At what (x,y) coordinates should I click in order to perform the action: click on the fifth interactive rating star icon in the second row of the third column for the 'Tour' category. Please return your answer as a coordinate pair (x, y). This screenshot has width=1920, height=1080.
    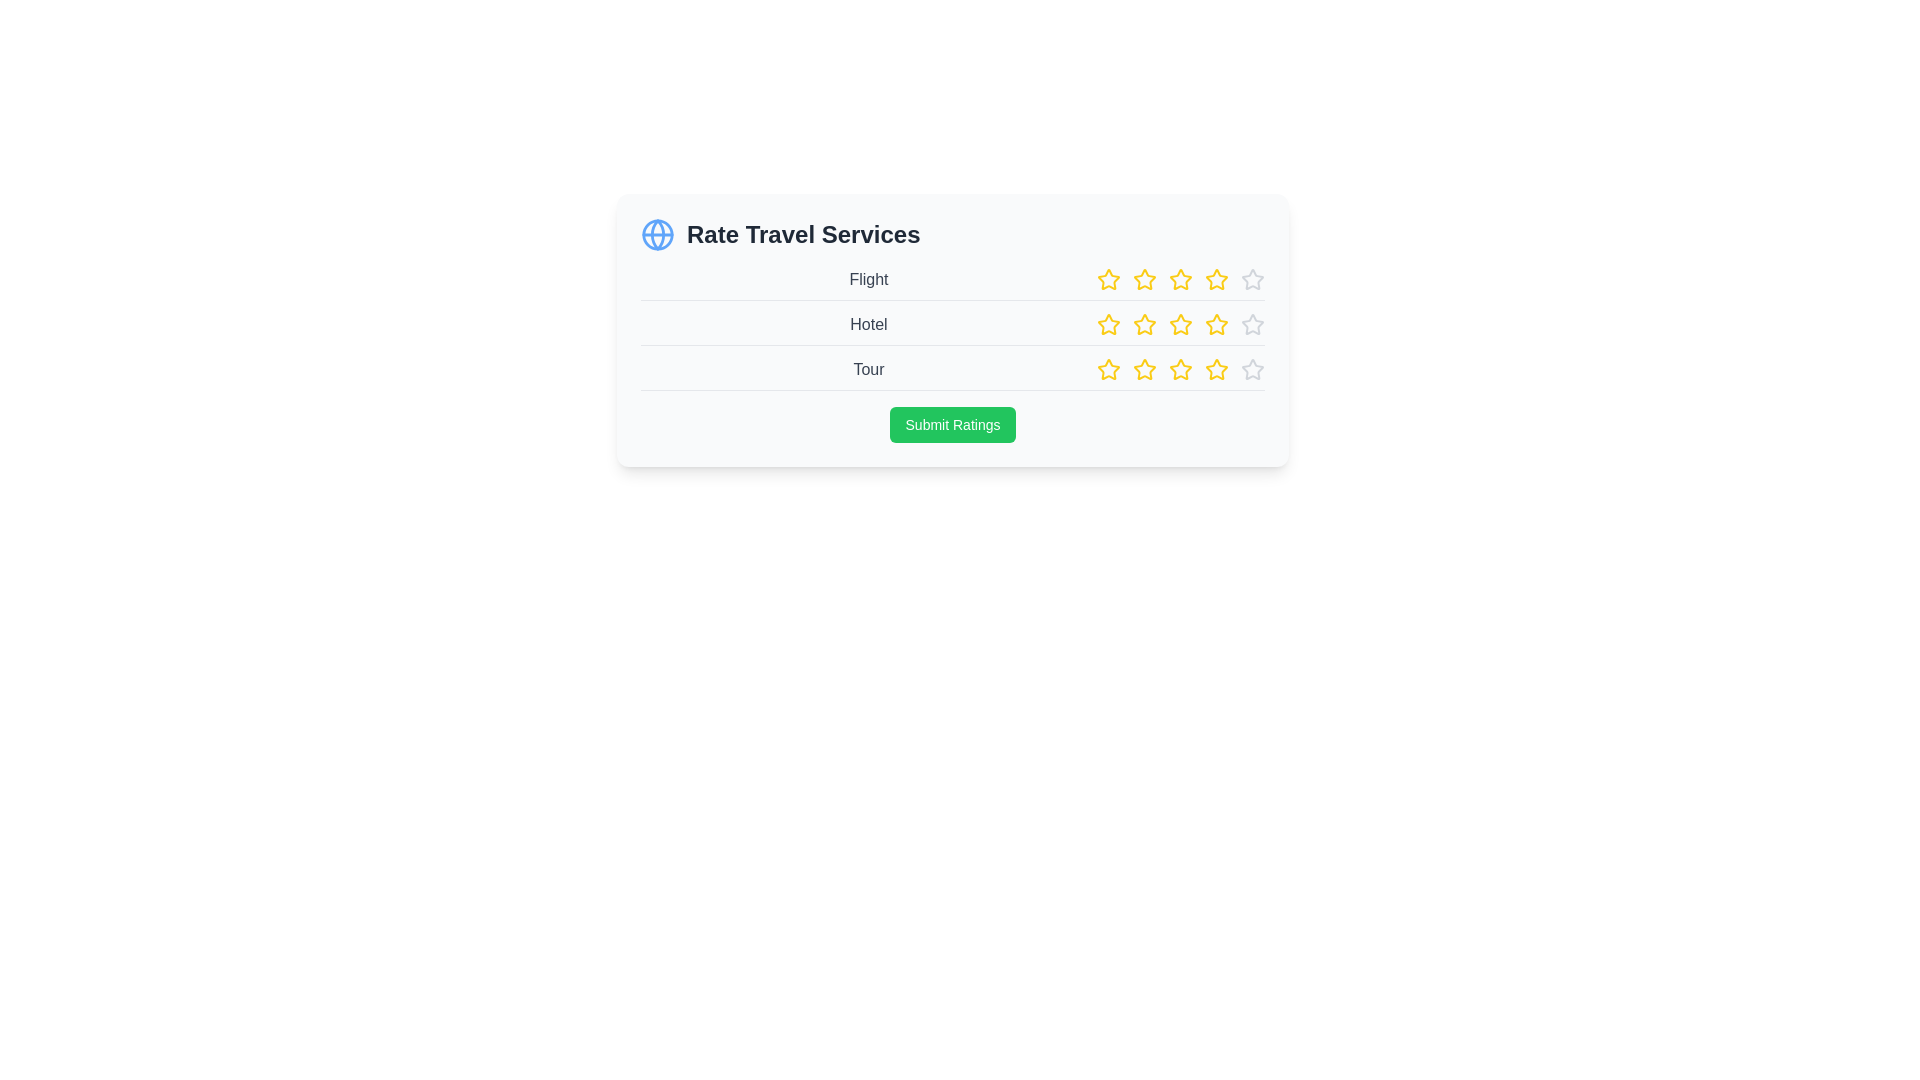
    Looking at the image, I should click on (1216, 370).